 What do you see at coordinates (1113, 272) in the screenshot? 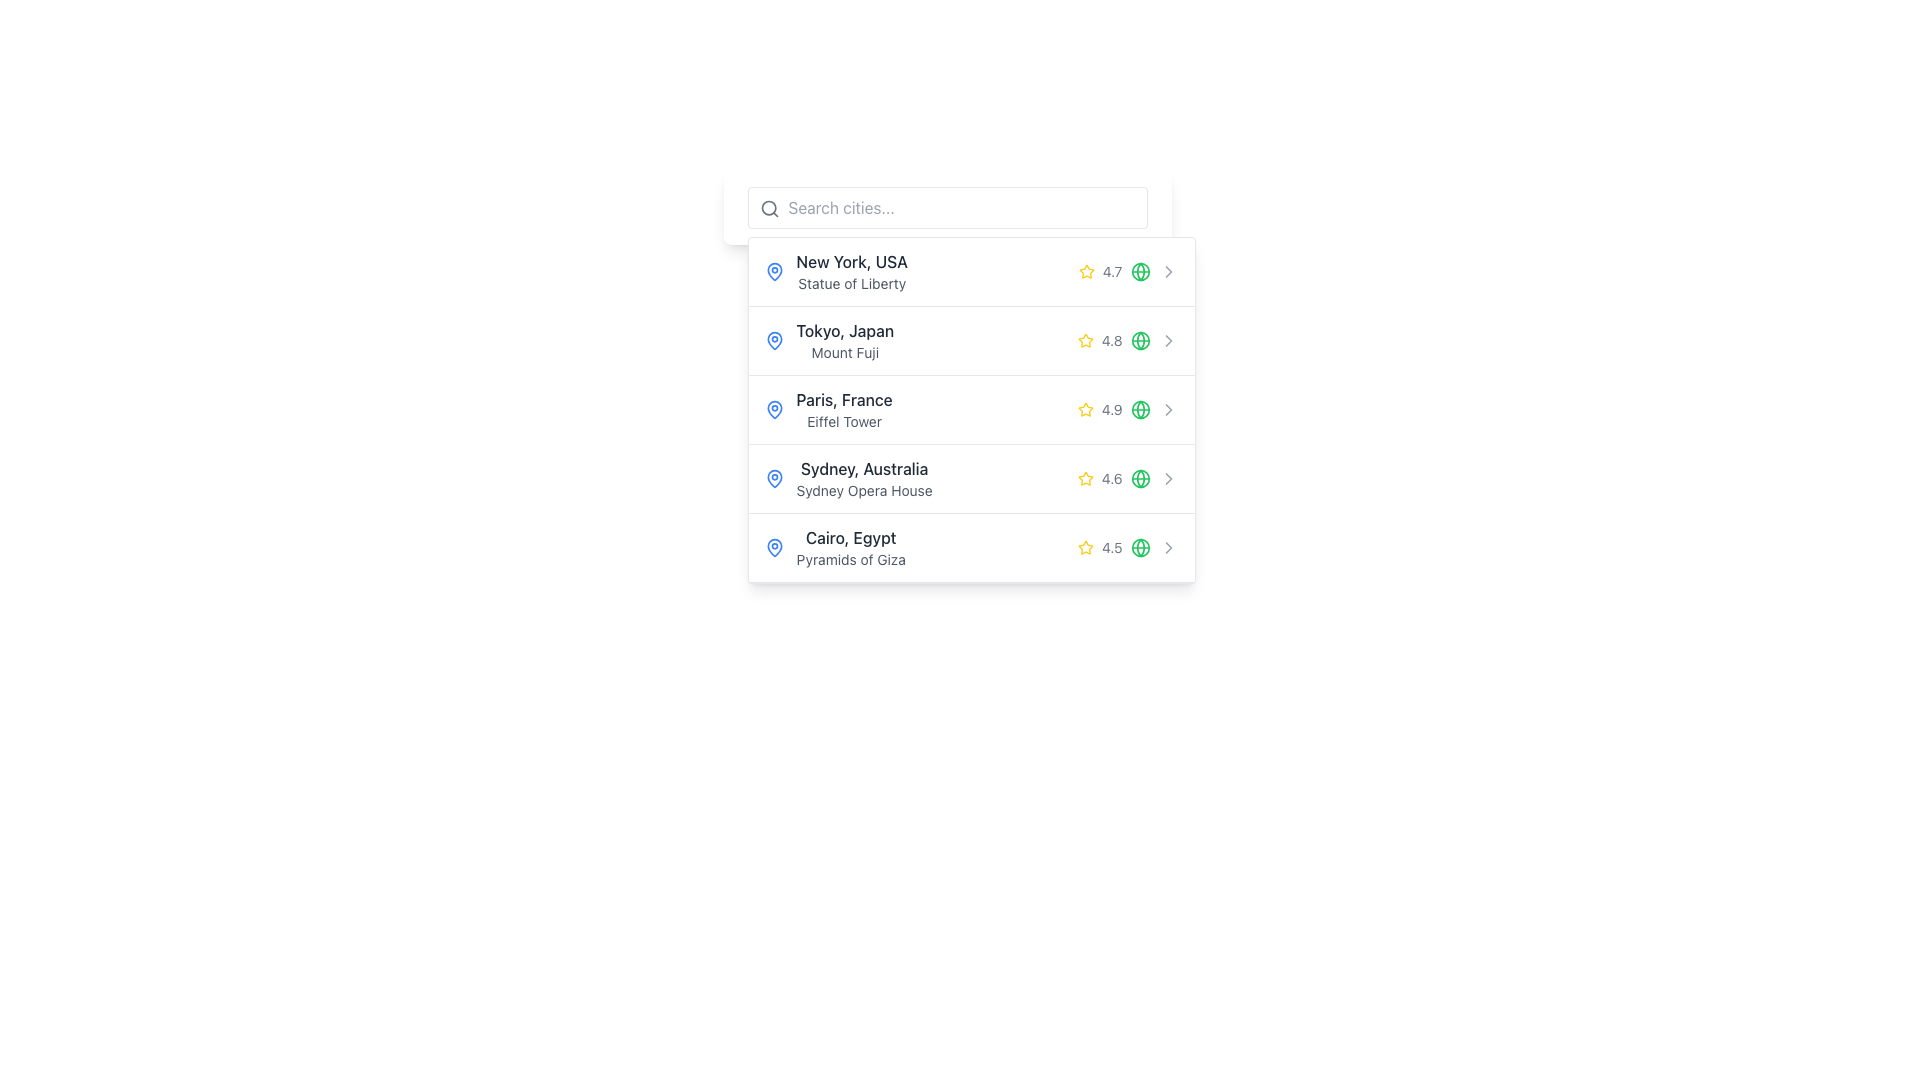
I see `the text element displaying the rating for 'New York, USA - Statue of Liberty', located to the right of the star icon and before the green globe icon` at bounding box center [1113, 272].